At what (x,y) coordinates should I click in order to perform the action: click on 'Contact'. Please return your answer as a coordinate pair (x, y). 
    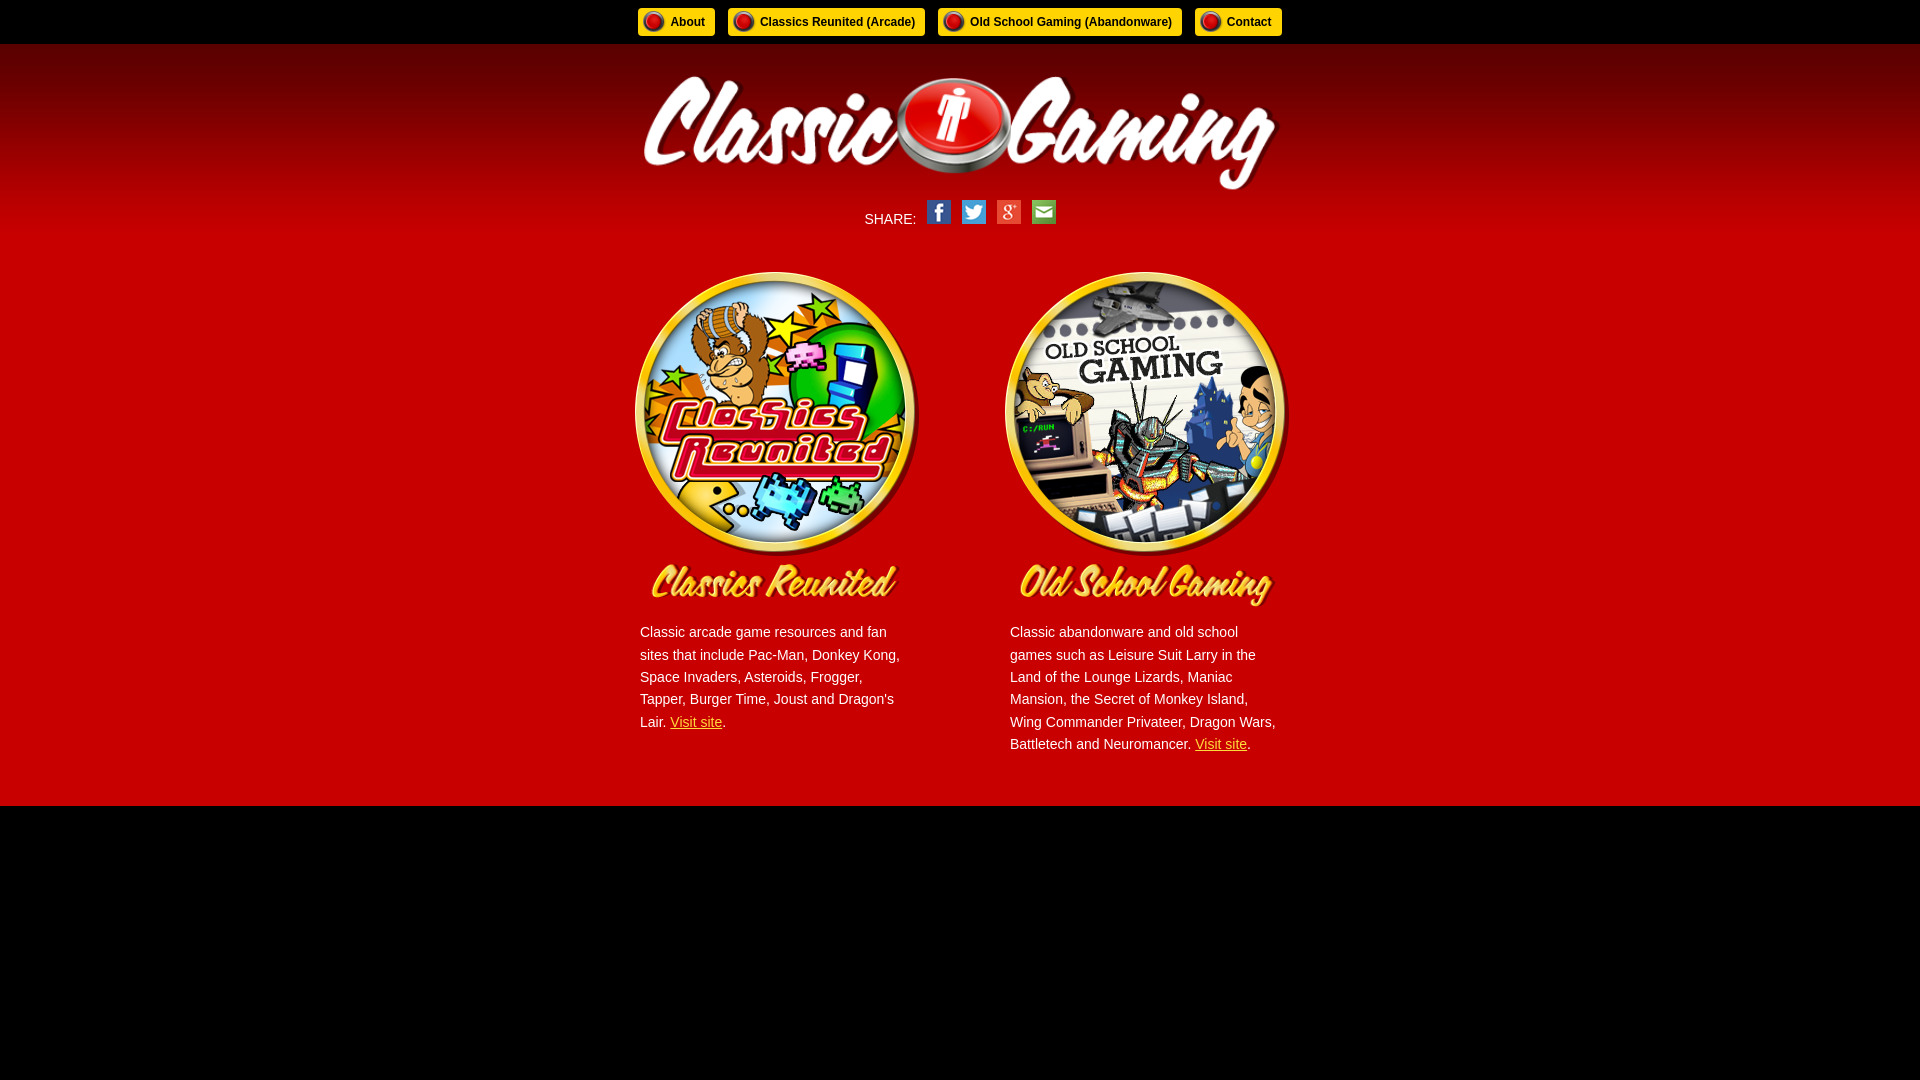
    Looking at the image, I should click on (1237, 22).